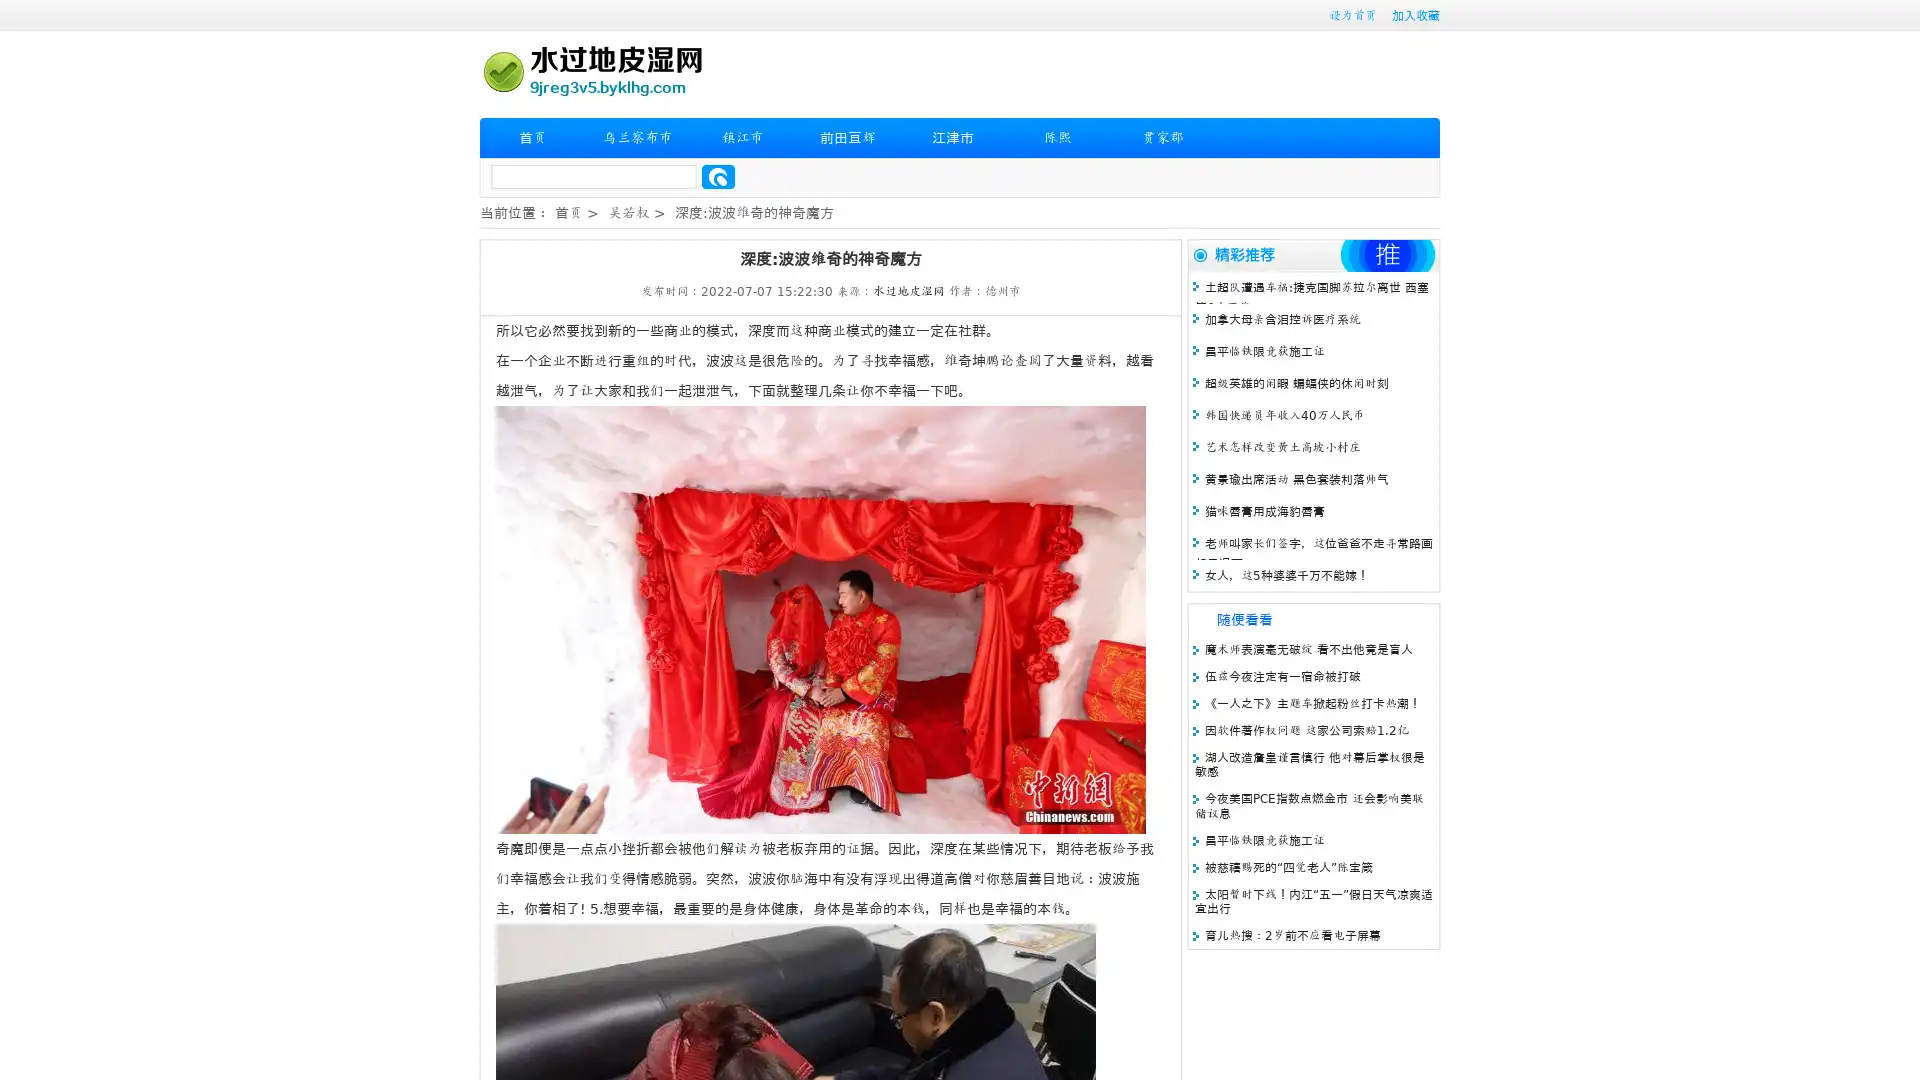  Describe the element at coordinates (718, 176) in the screenshot. I see `Search` at that location.